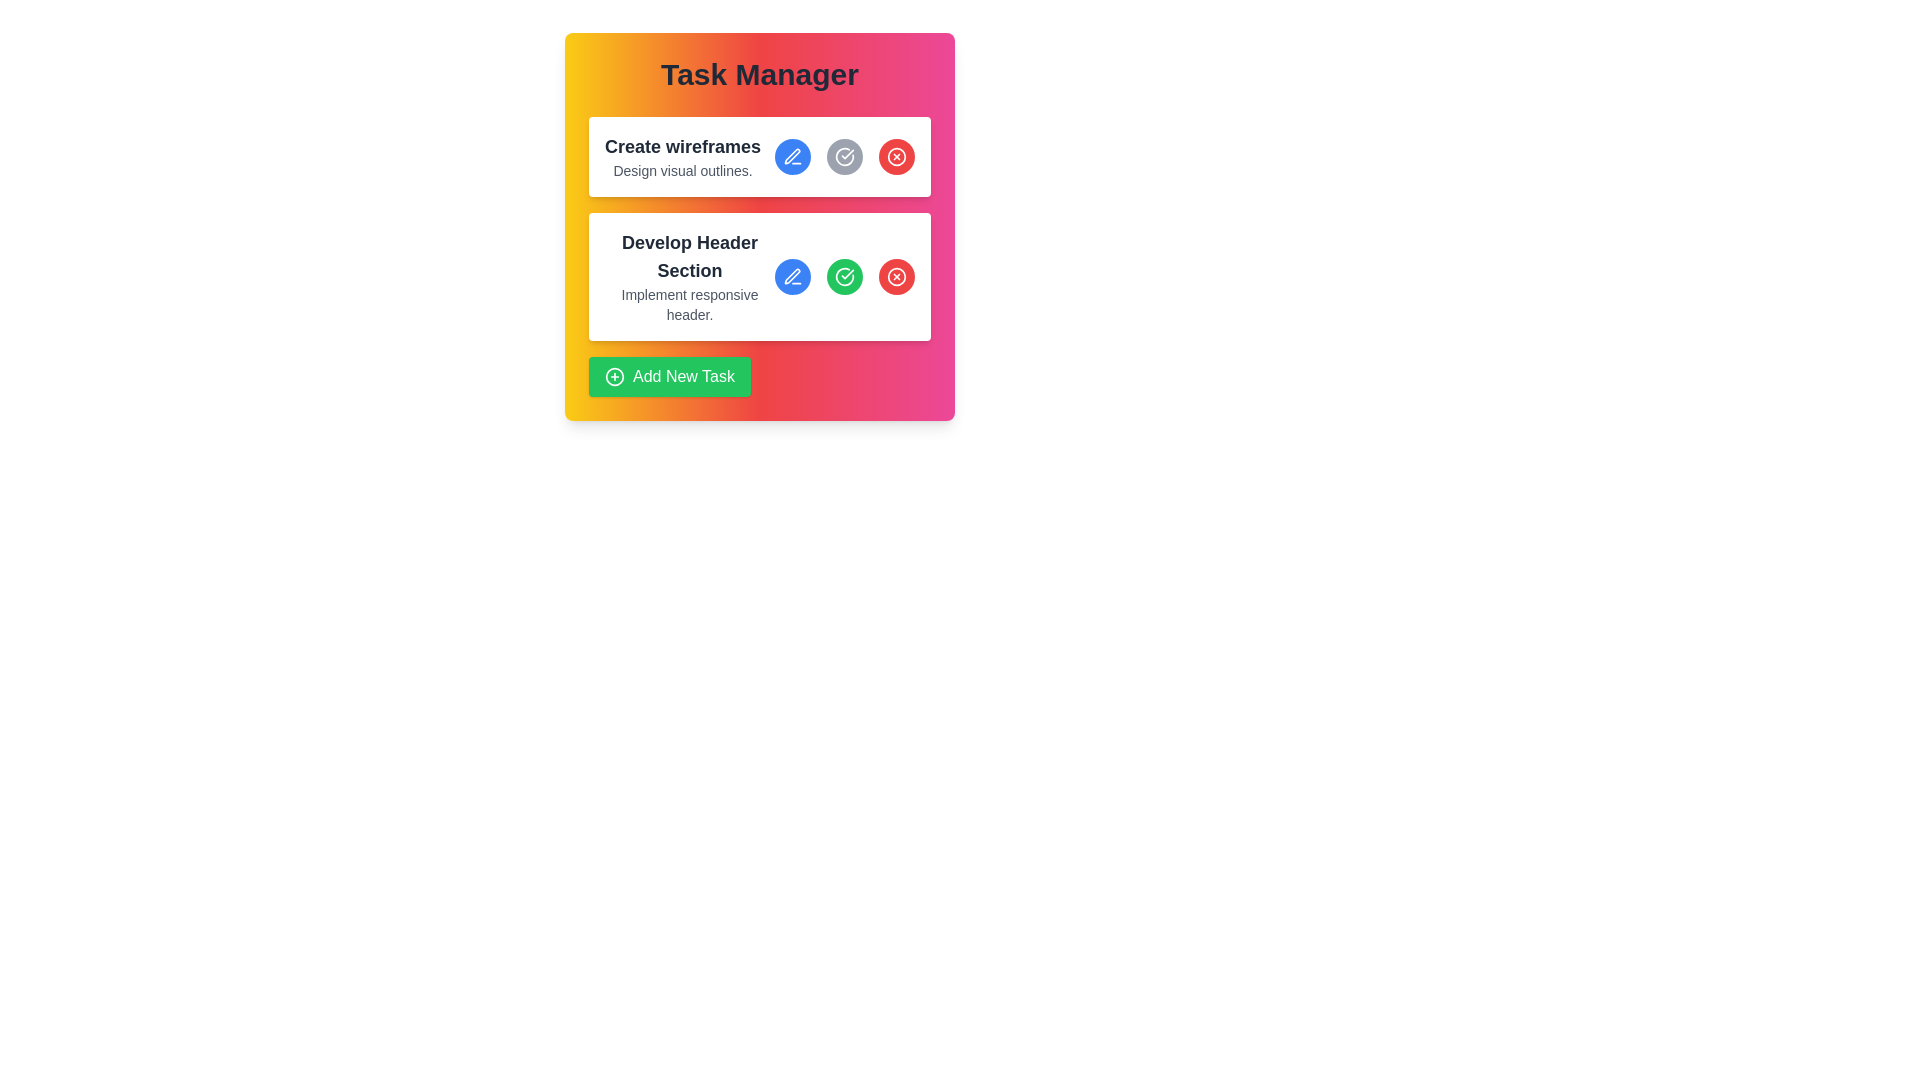 This screenshot has width=1920, height=1080. What do you see at coordinates (896, 277) in the screenshot?
I see `red circular icon with a white cross symbol located inside the rightmost button of the second task row titled 'Develop Header Section'` at bounding box center [896, 277].